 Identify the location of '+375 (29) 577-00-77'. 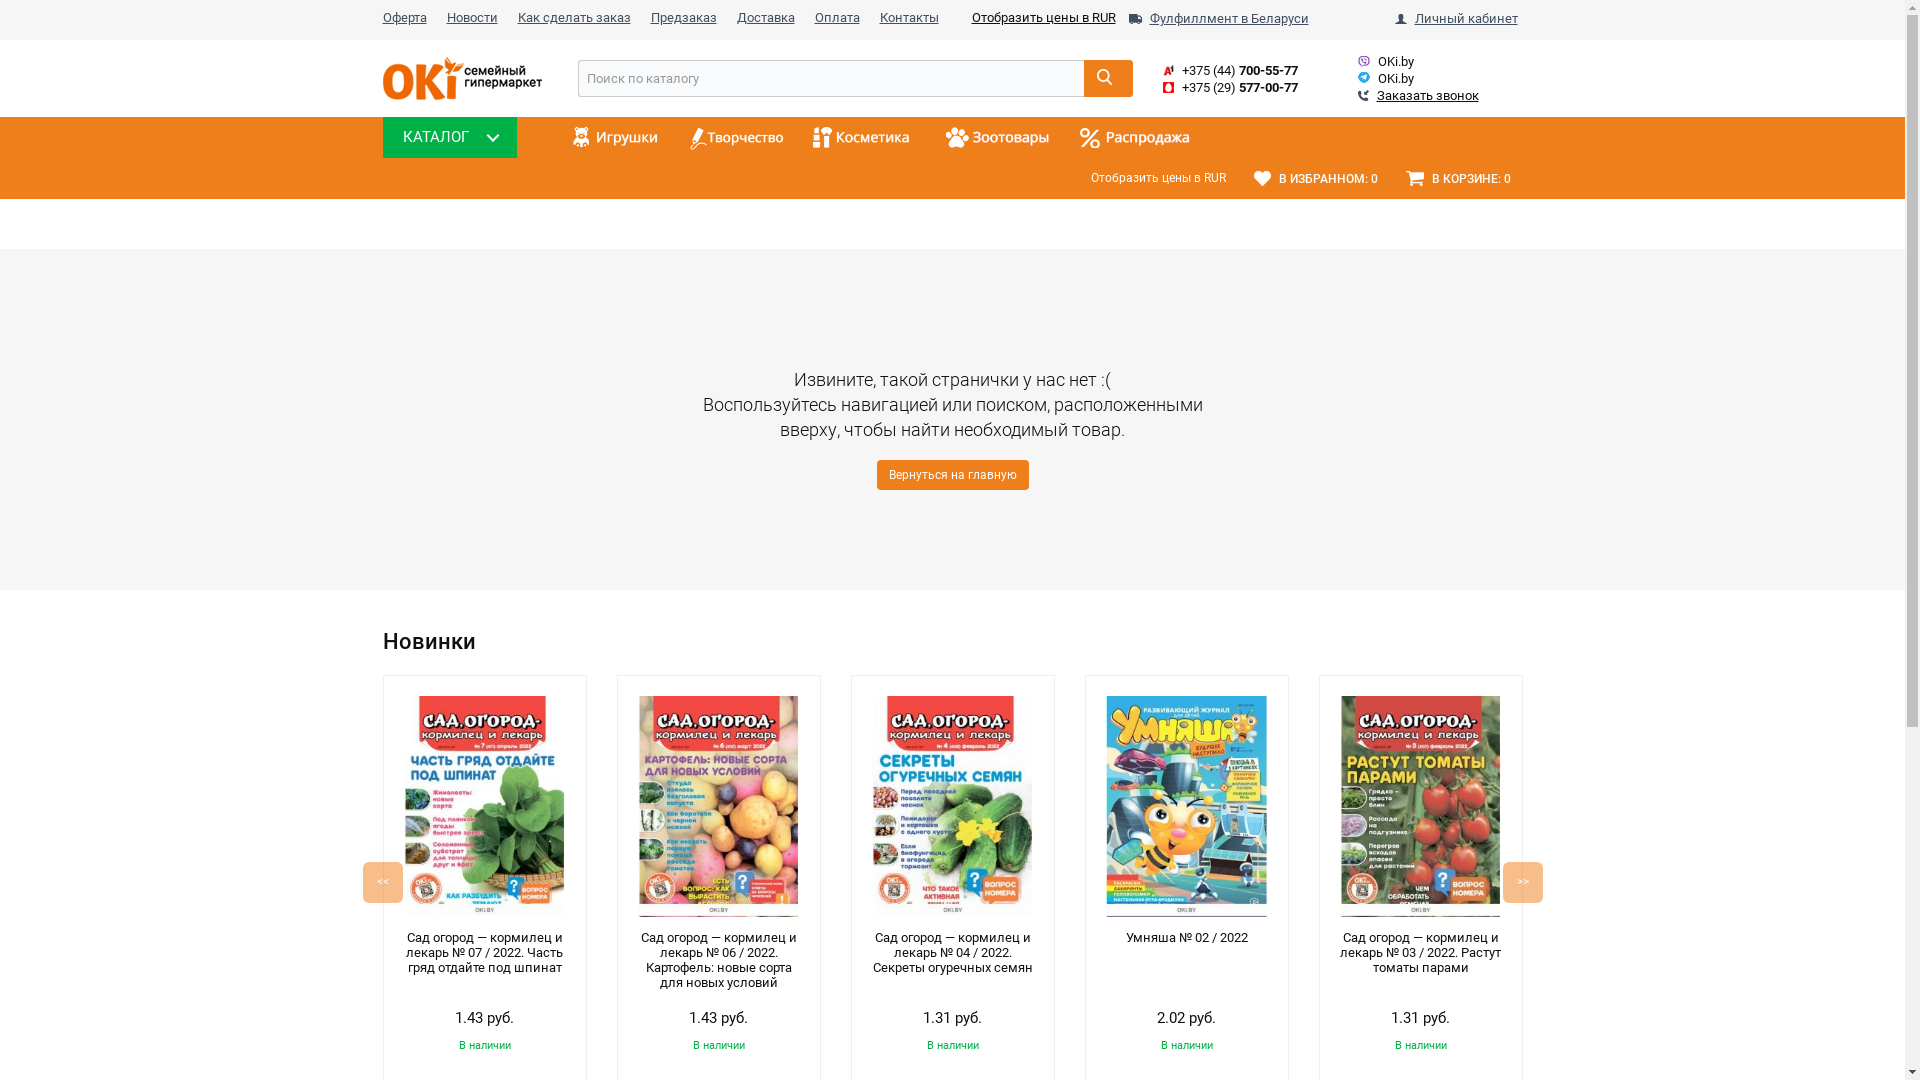
(1181, 86).